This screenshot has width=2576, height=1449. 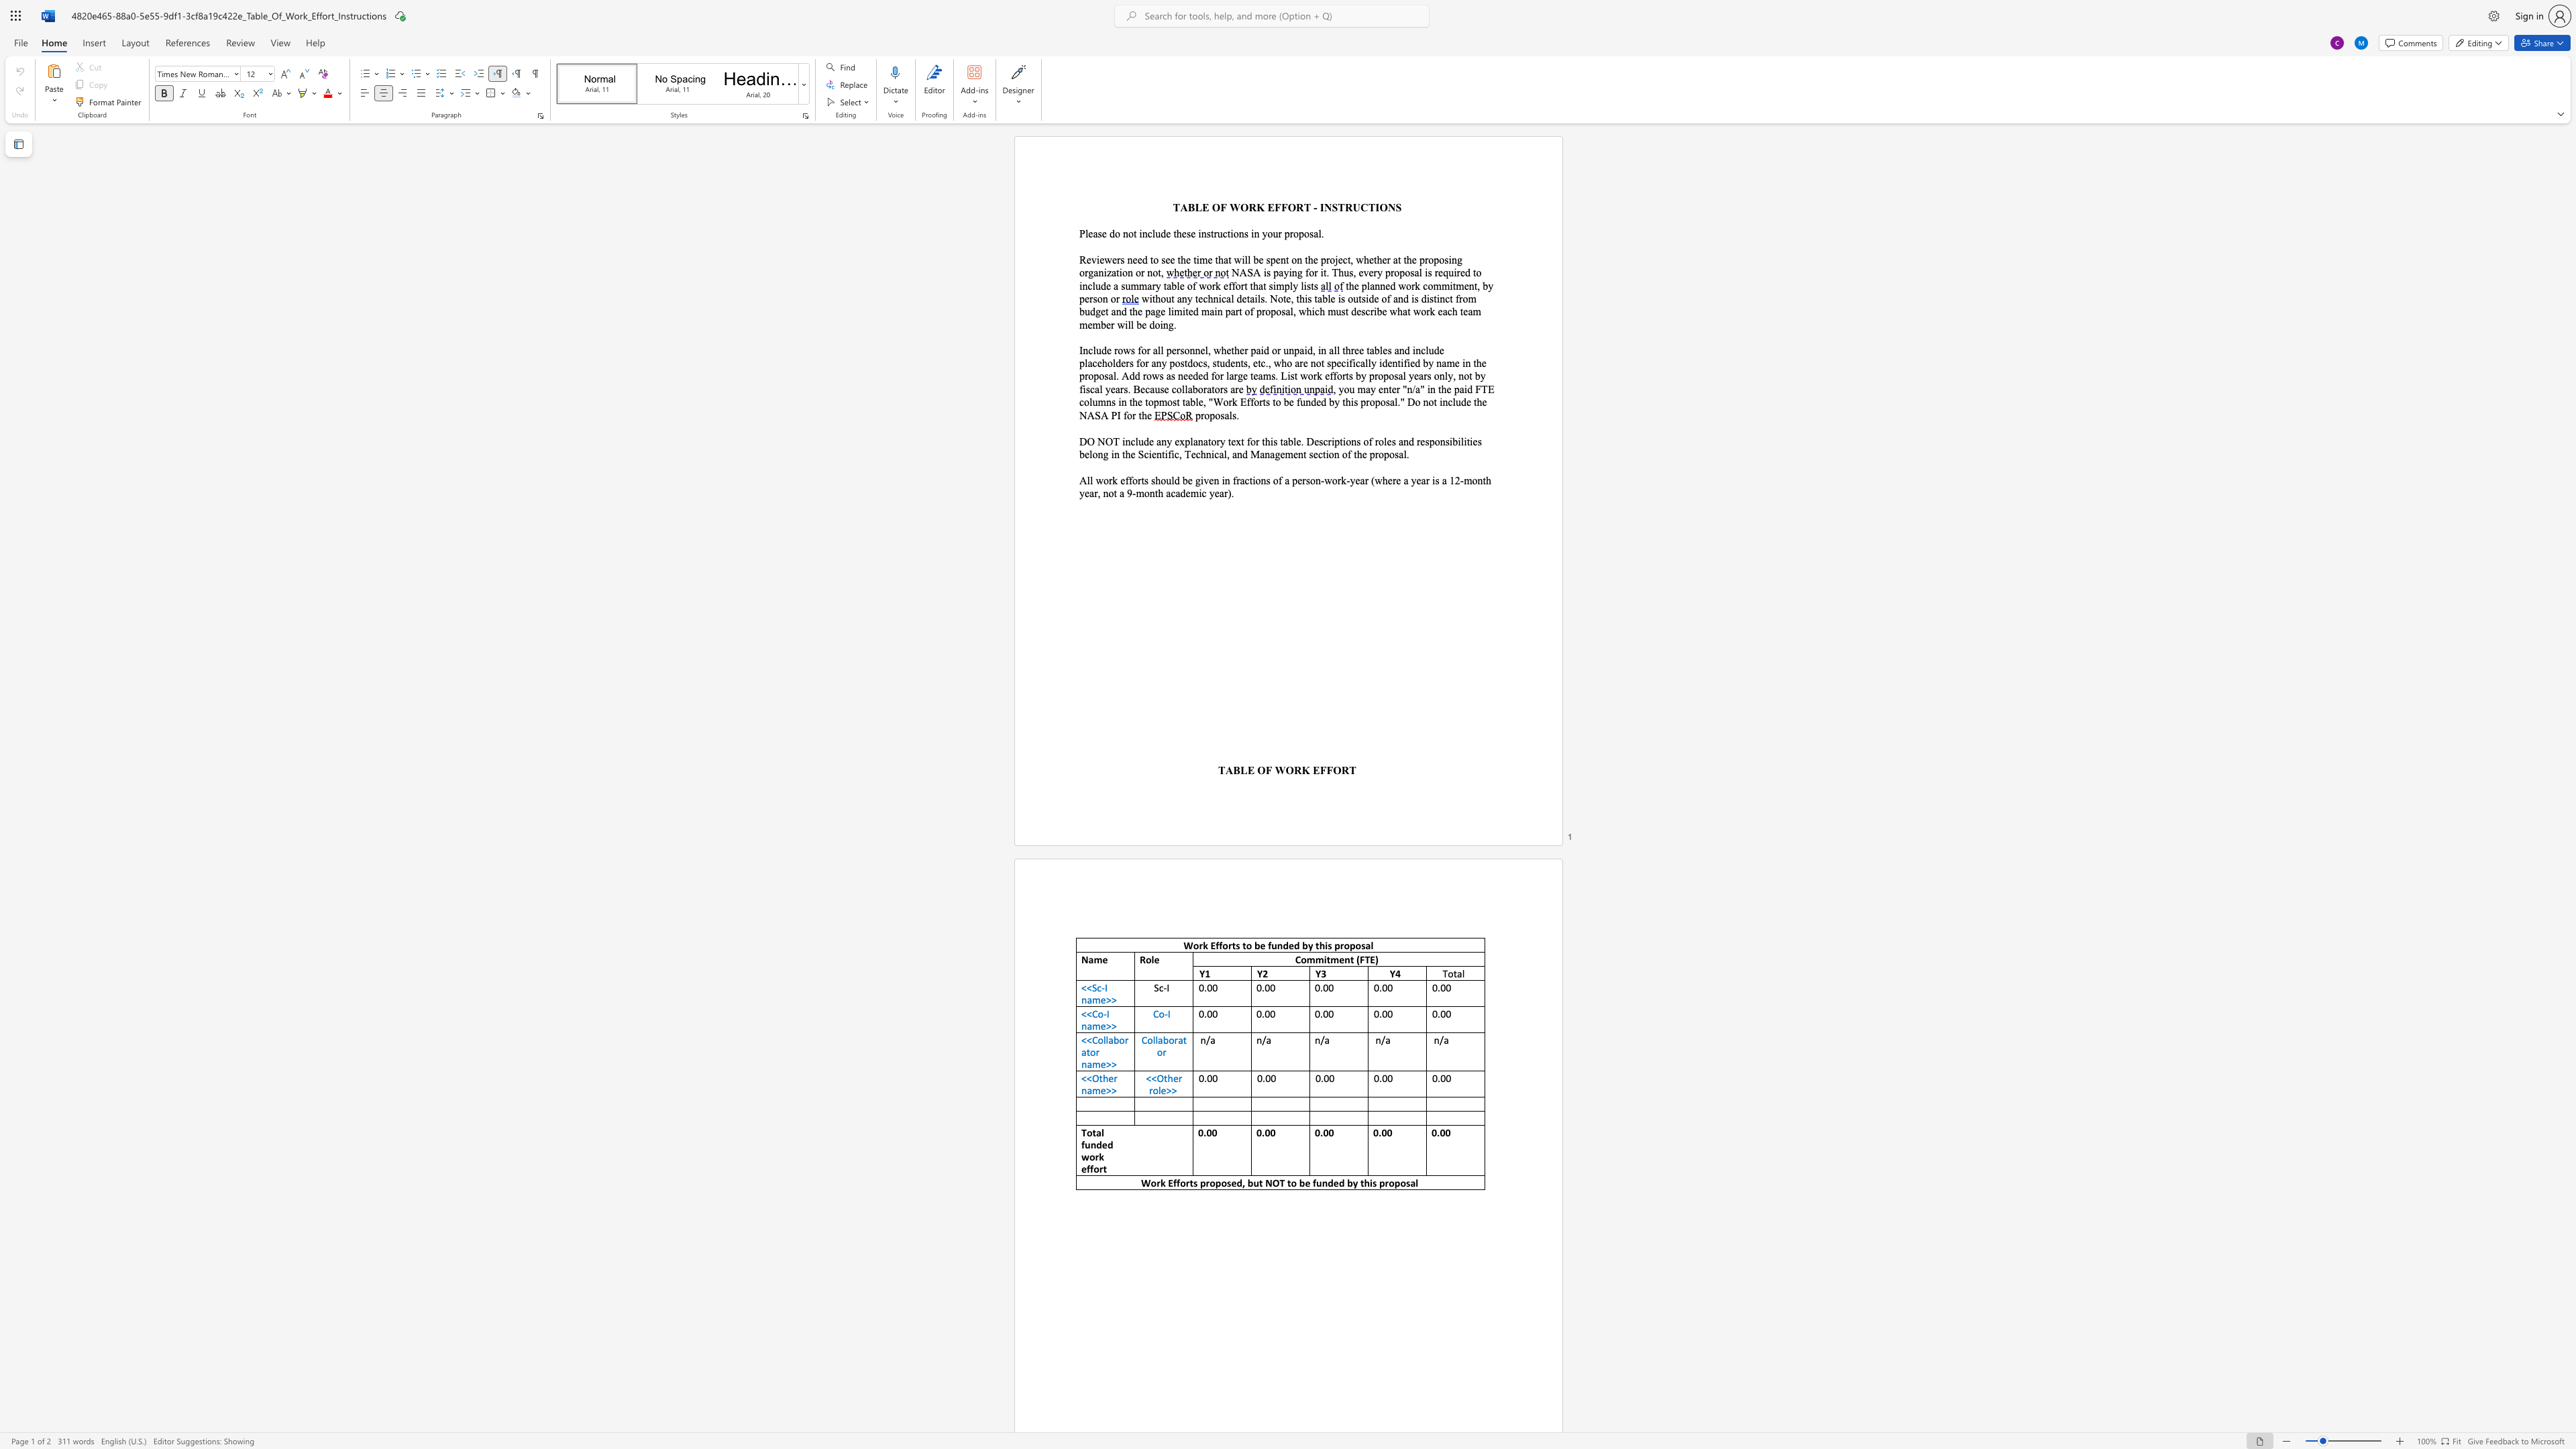 What do you see at coordinates (1344, 959) in the screenshot?
I see `the space between the continuous character "e" and "n" in the text` at bounding box center [1344, 959].